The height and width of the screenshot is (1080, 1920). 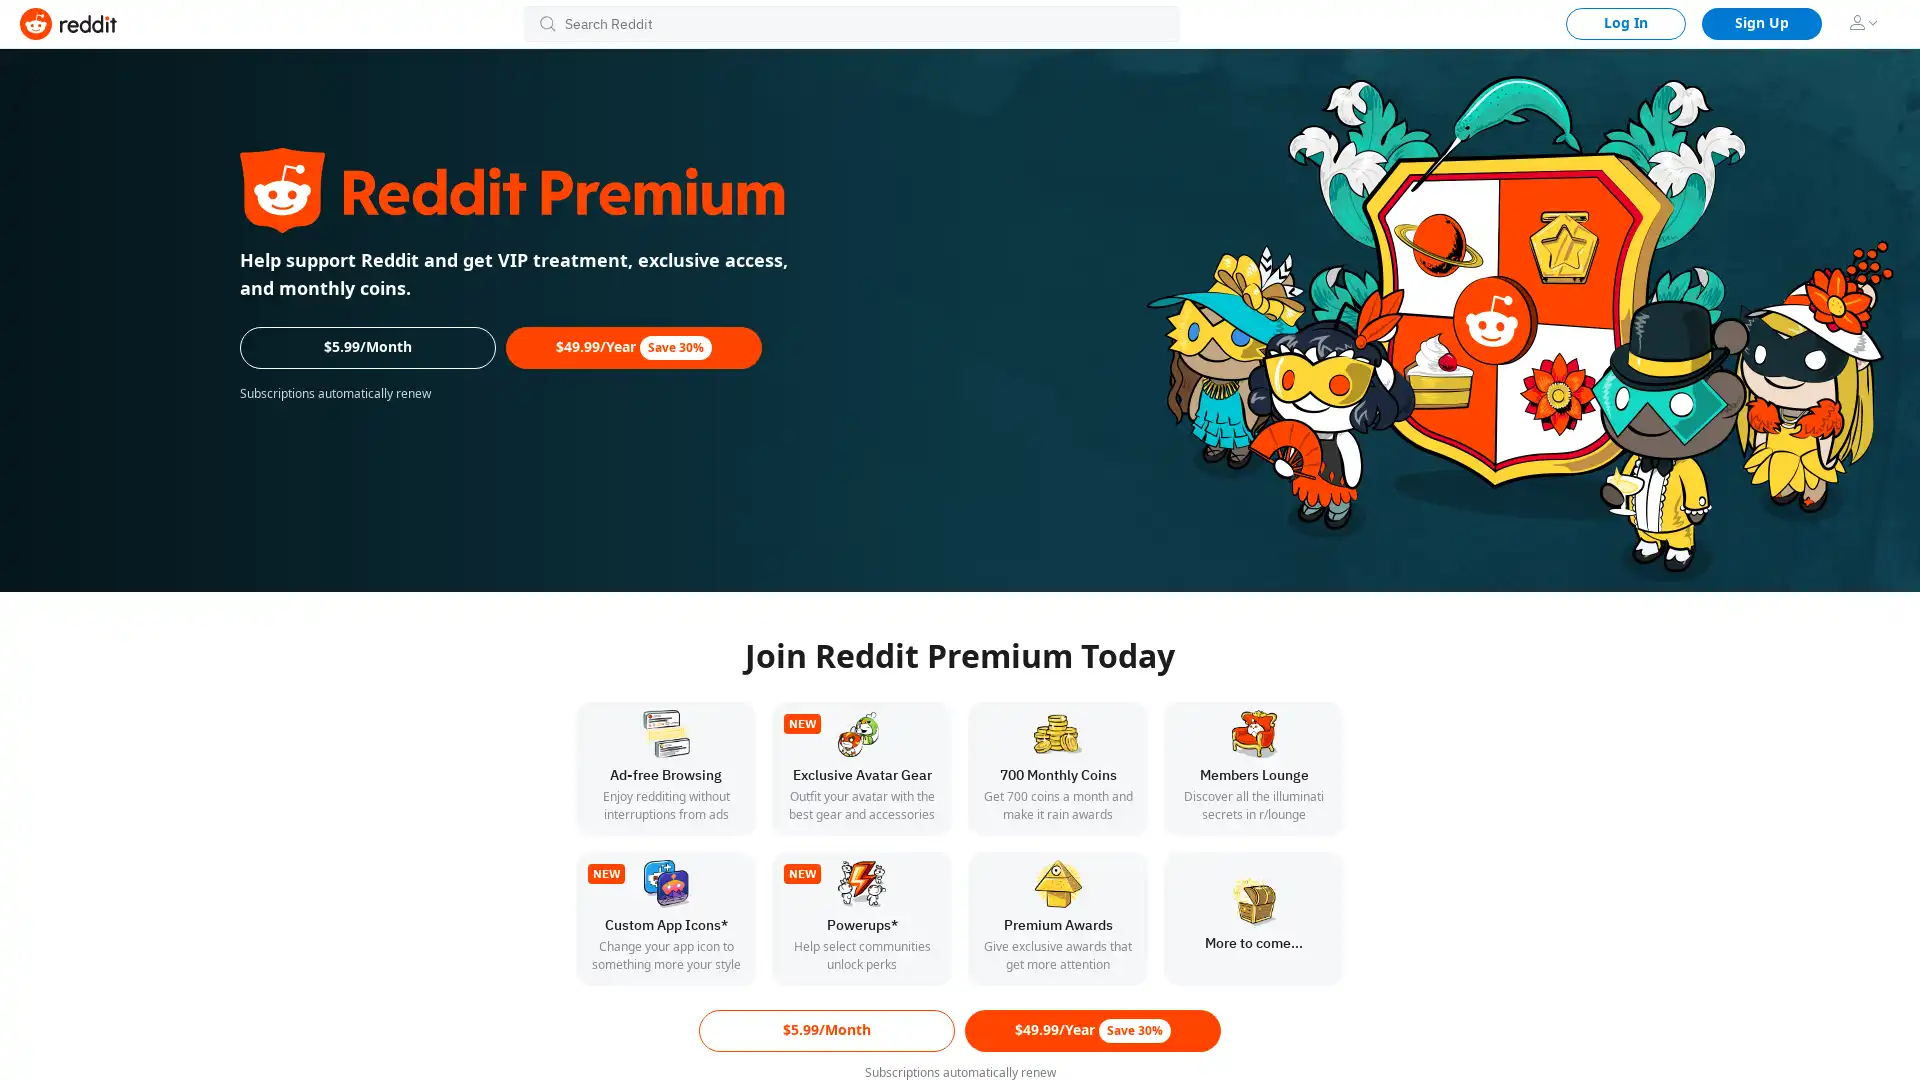 I want to click on Sign Up, so click(x=1761, y=23).